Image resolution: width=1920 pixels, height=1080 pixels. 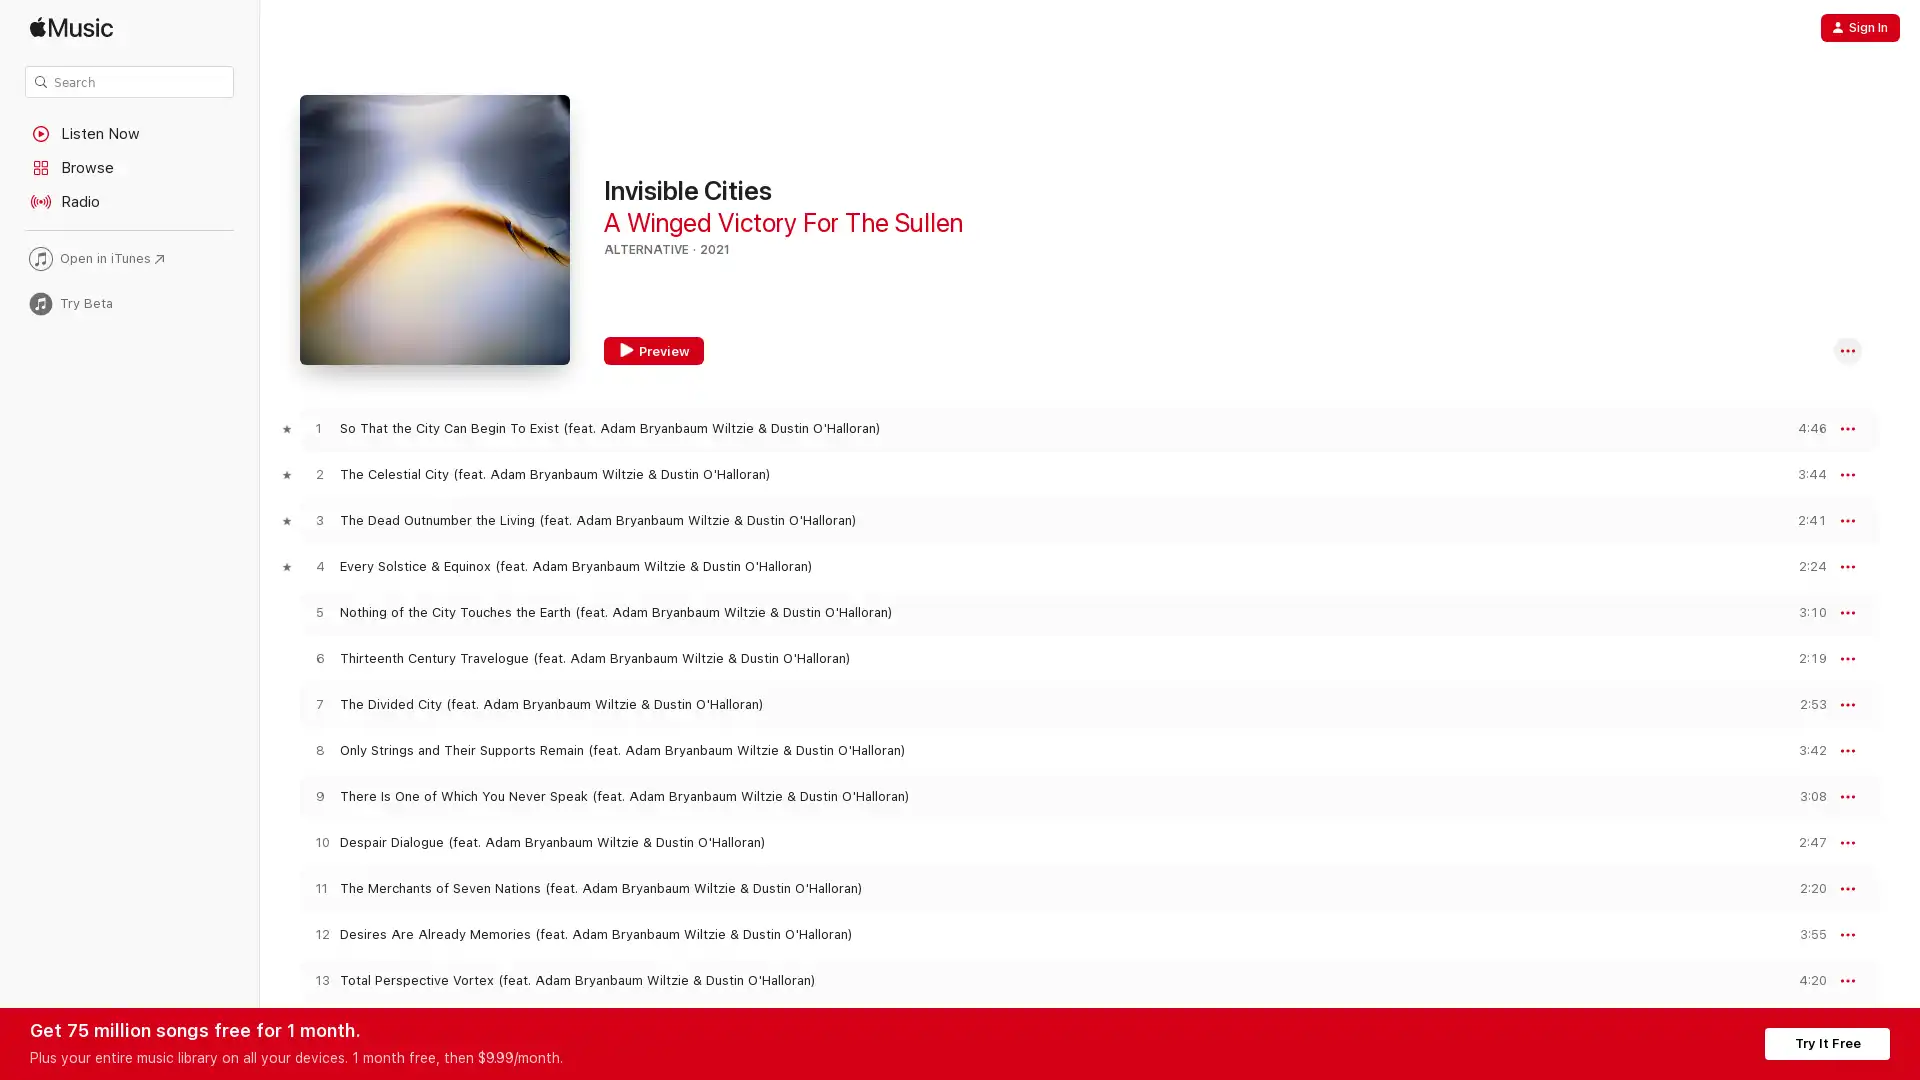 I want to click on Preview, so click(x=1804, y=750).